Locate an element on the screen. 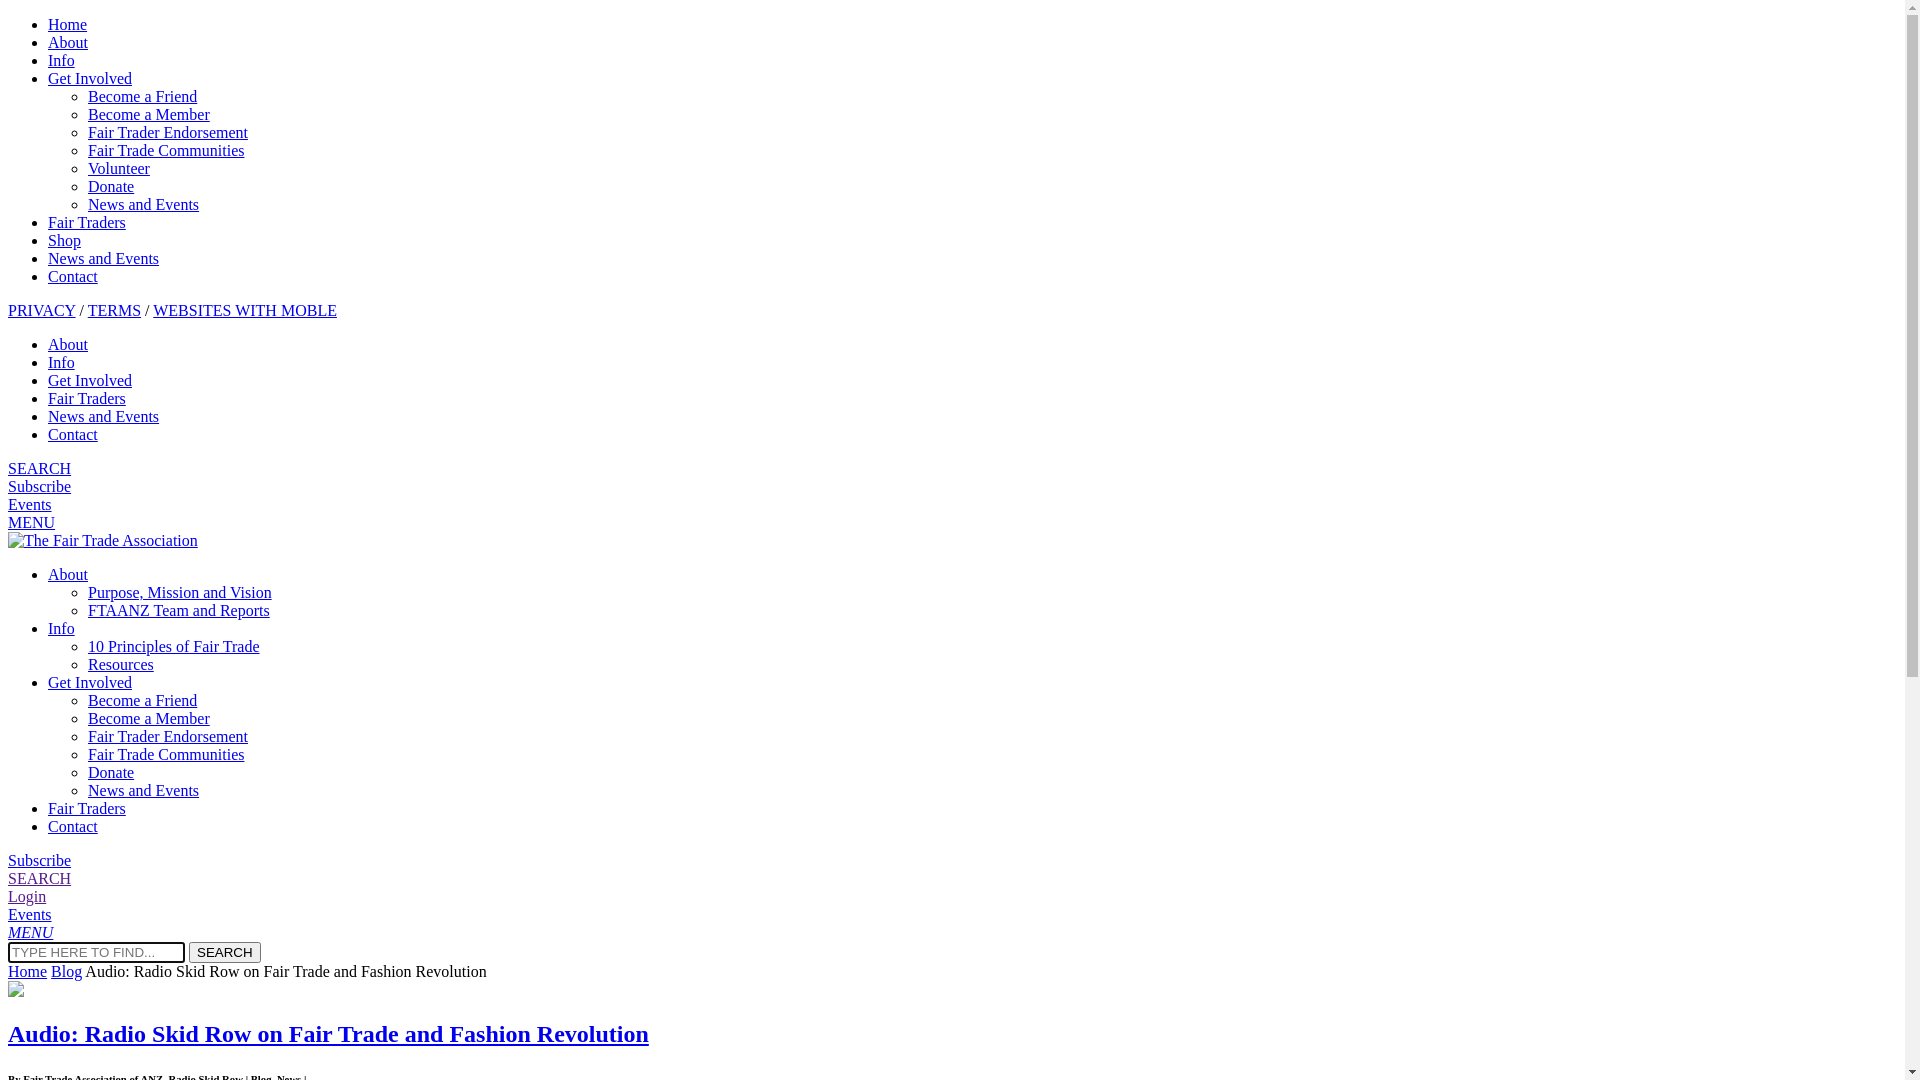 The image size is (1920, 1080). 'FTAANZ Team and Reports' is located at coordinates (178, 609).